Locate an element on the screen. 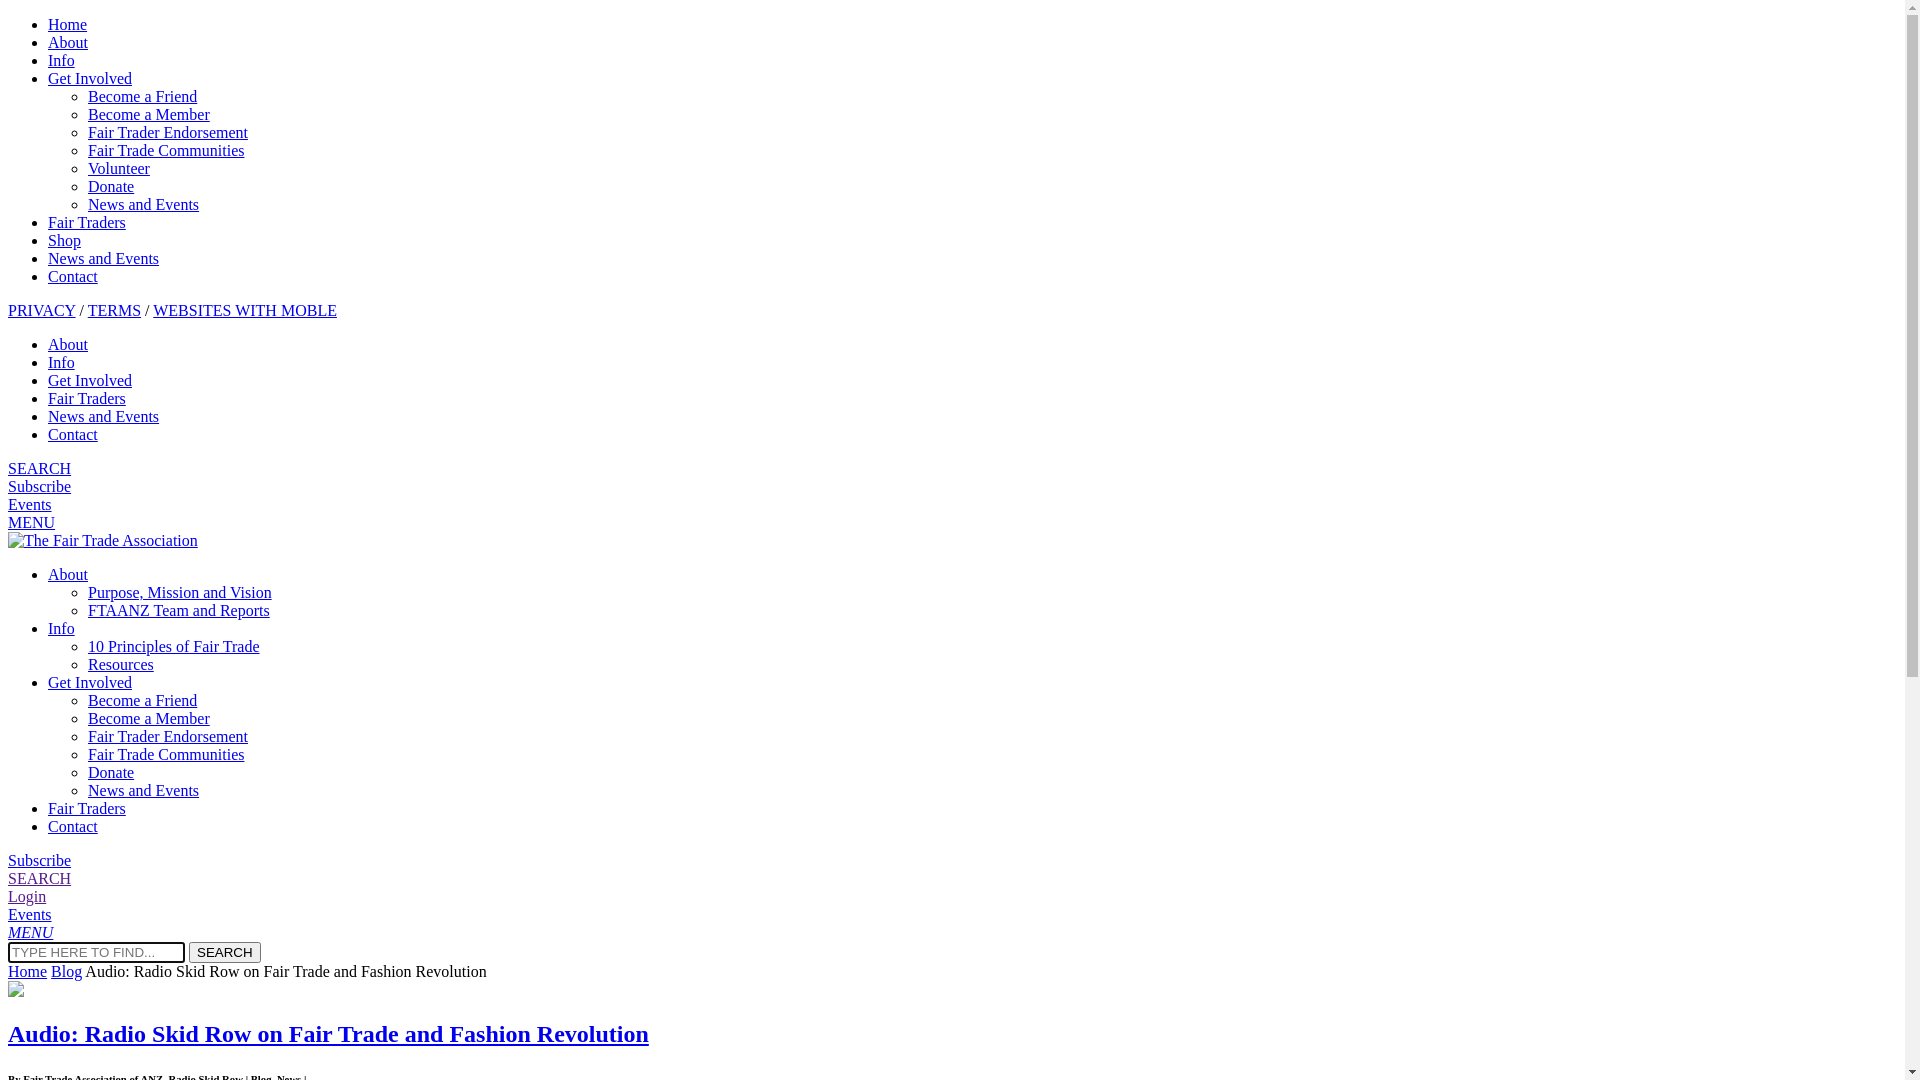 The image size is (1920, 1080). 'FTAANZ Team and Reports' is located at coordinates (178, 609).